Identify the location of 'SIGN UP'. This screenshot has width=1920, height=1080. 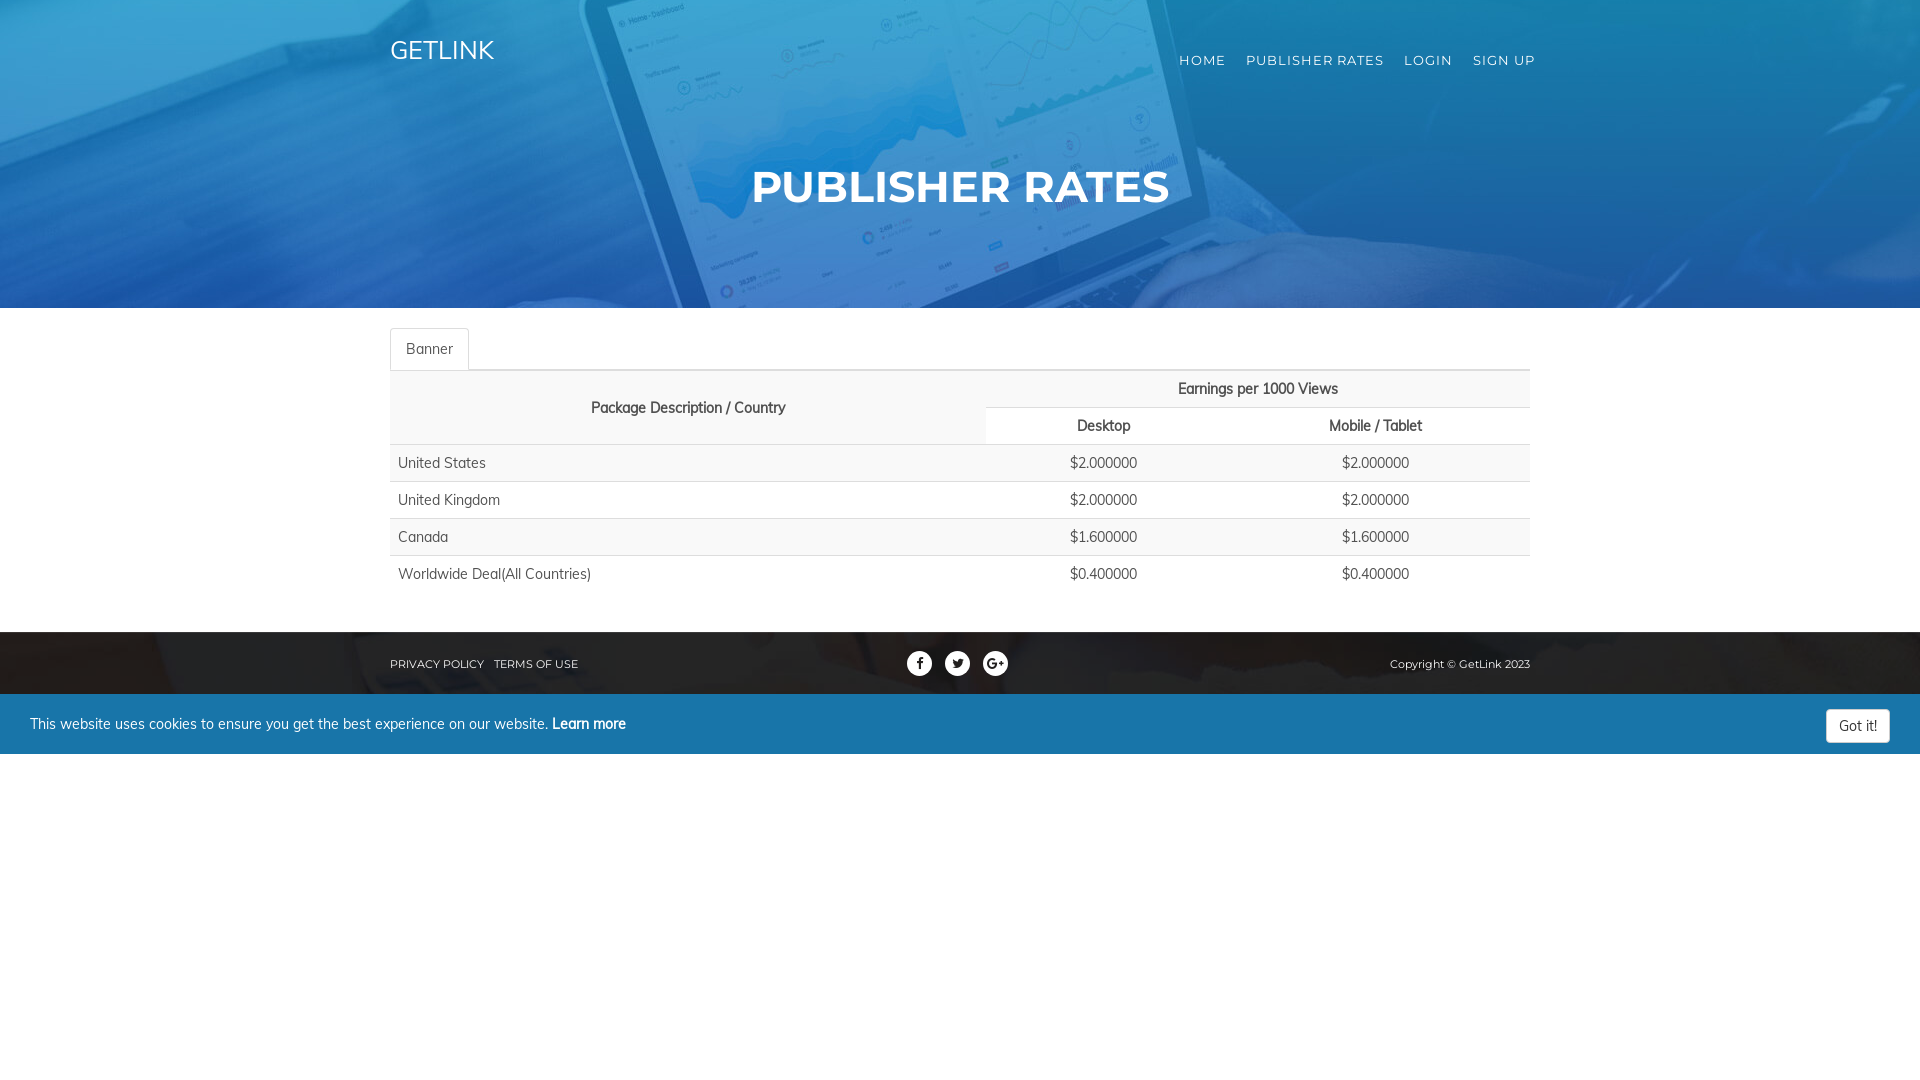
(1503, 59).